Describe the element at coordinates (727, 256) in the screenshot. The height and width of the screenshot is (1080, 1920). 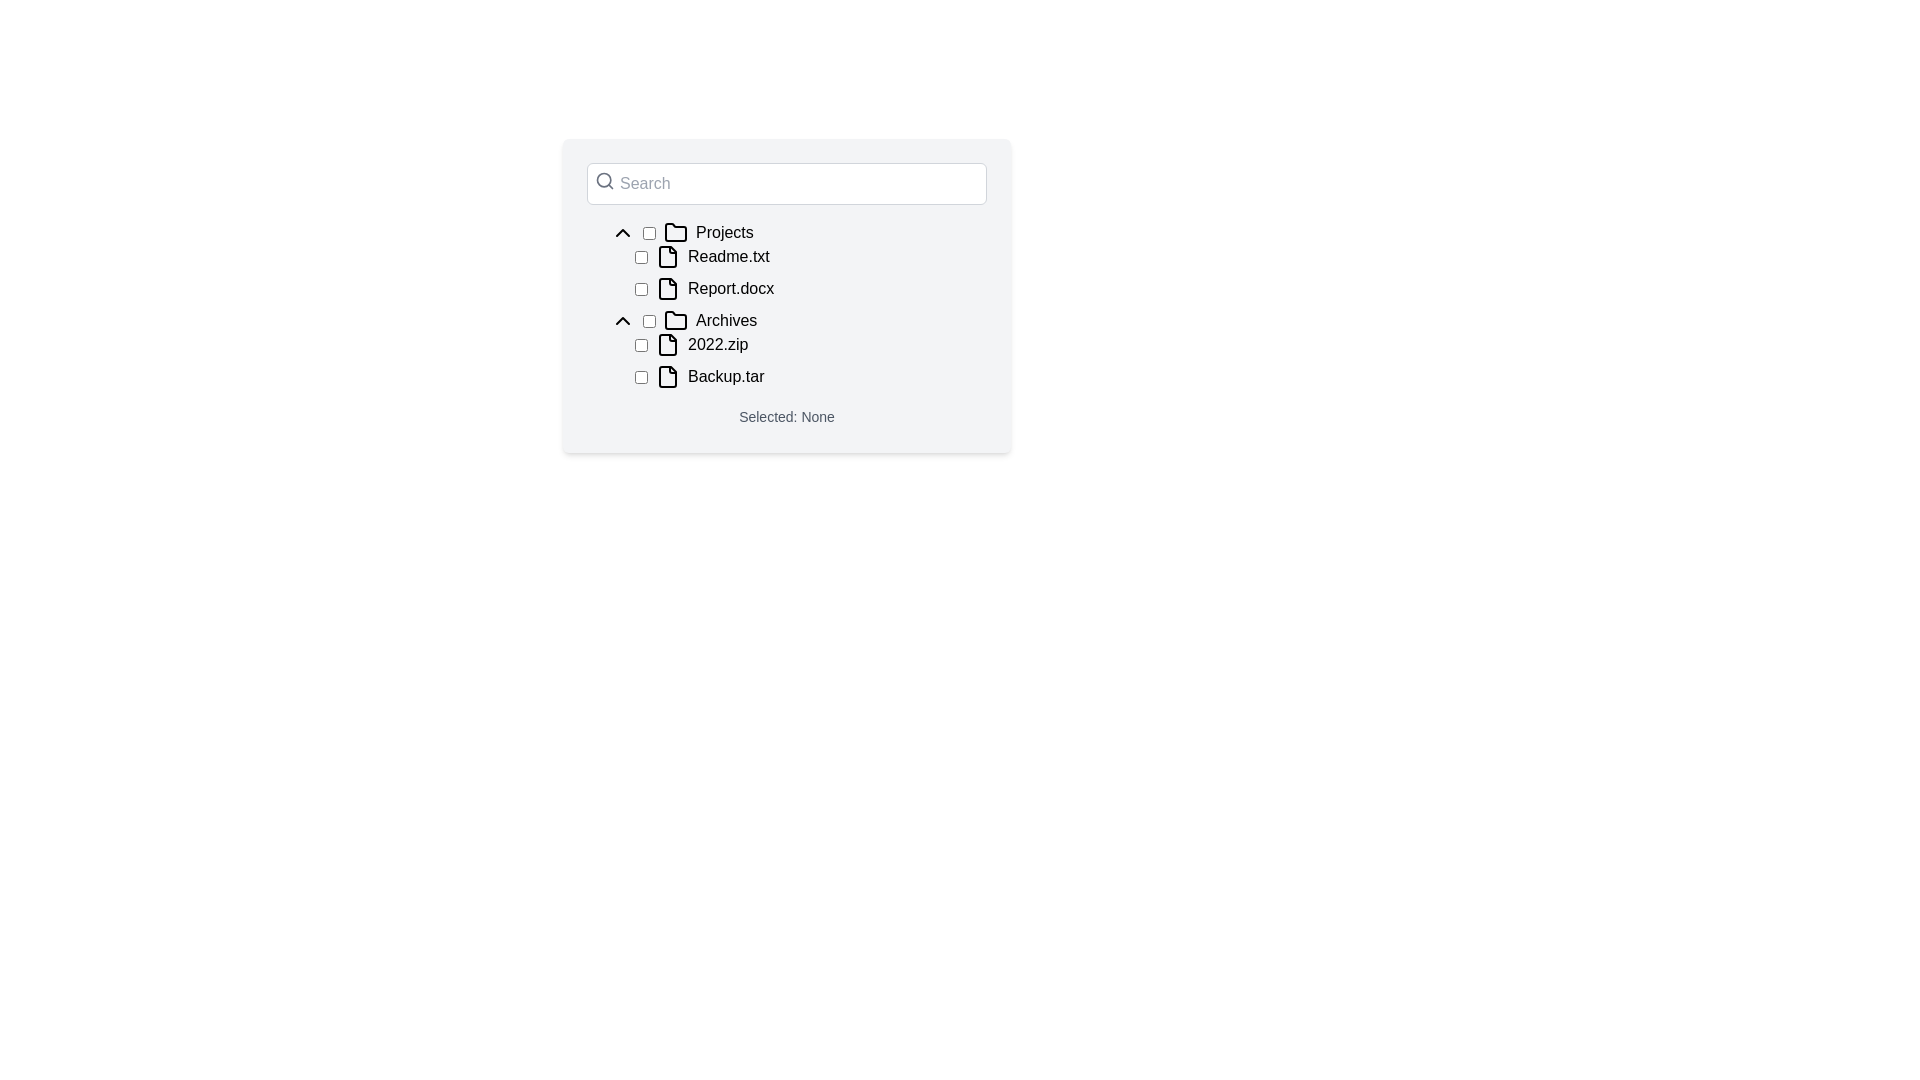
I see `on the text label 'Readme.txt' in the file hierarchy view` at that location.